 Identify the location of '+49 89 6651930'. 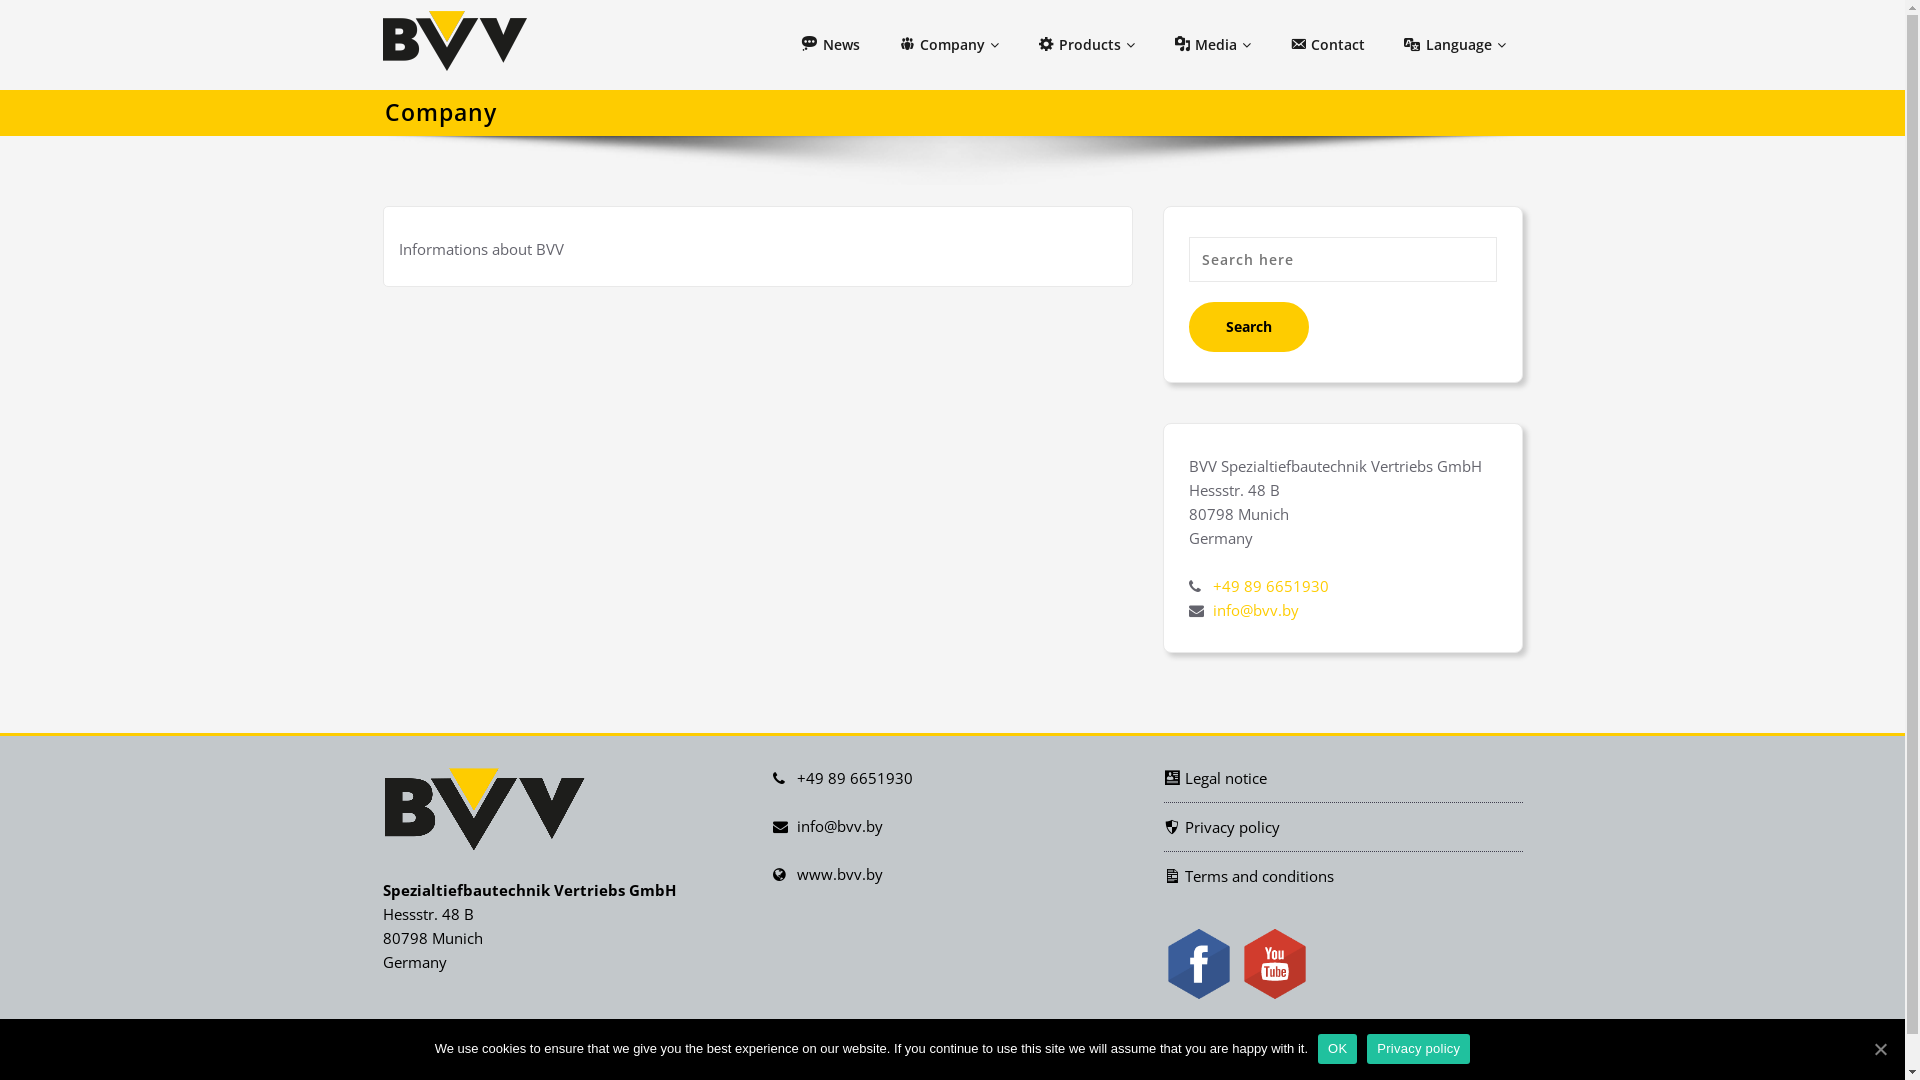
(1269, 585).